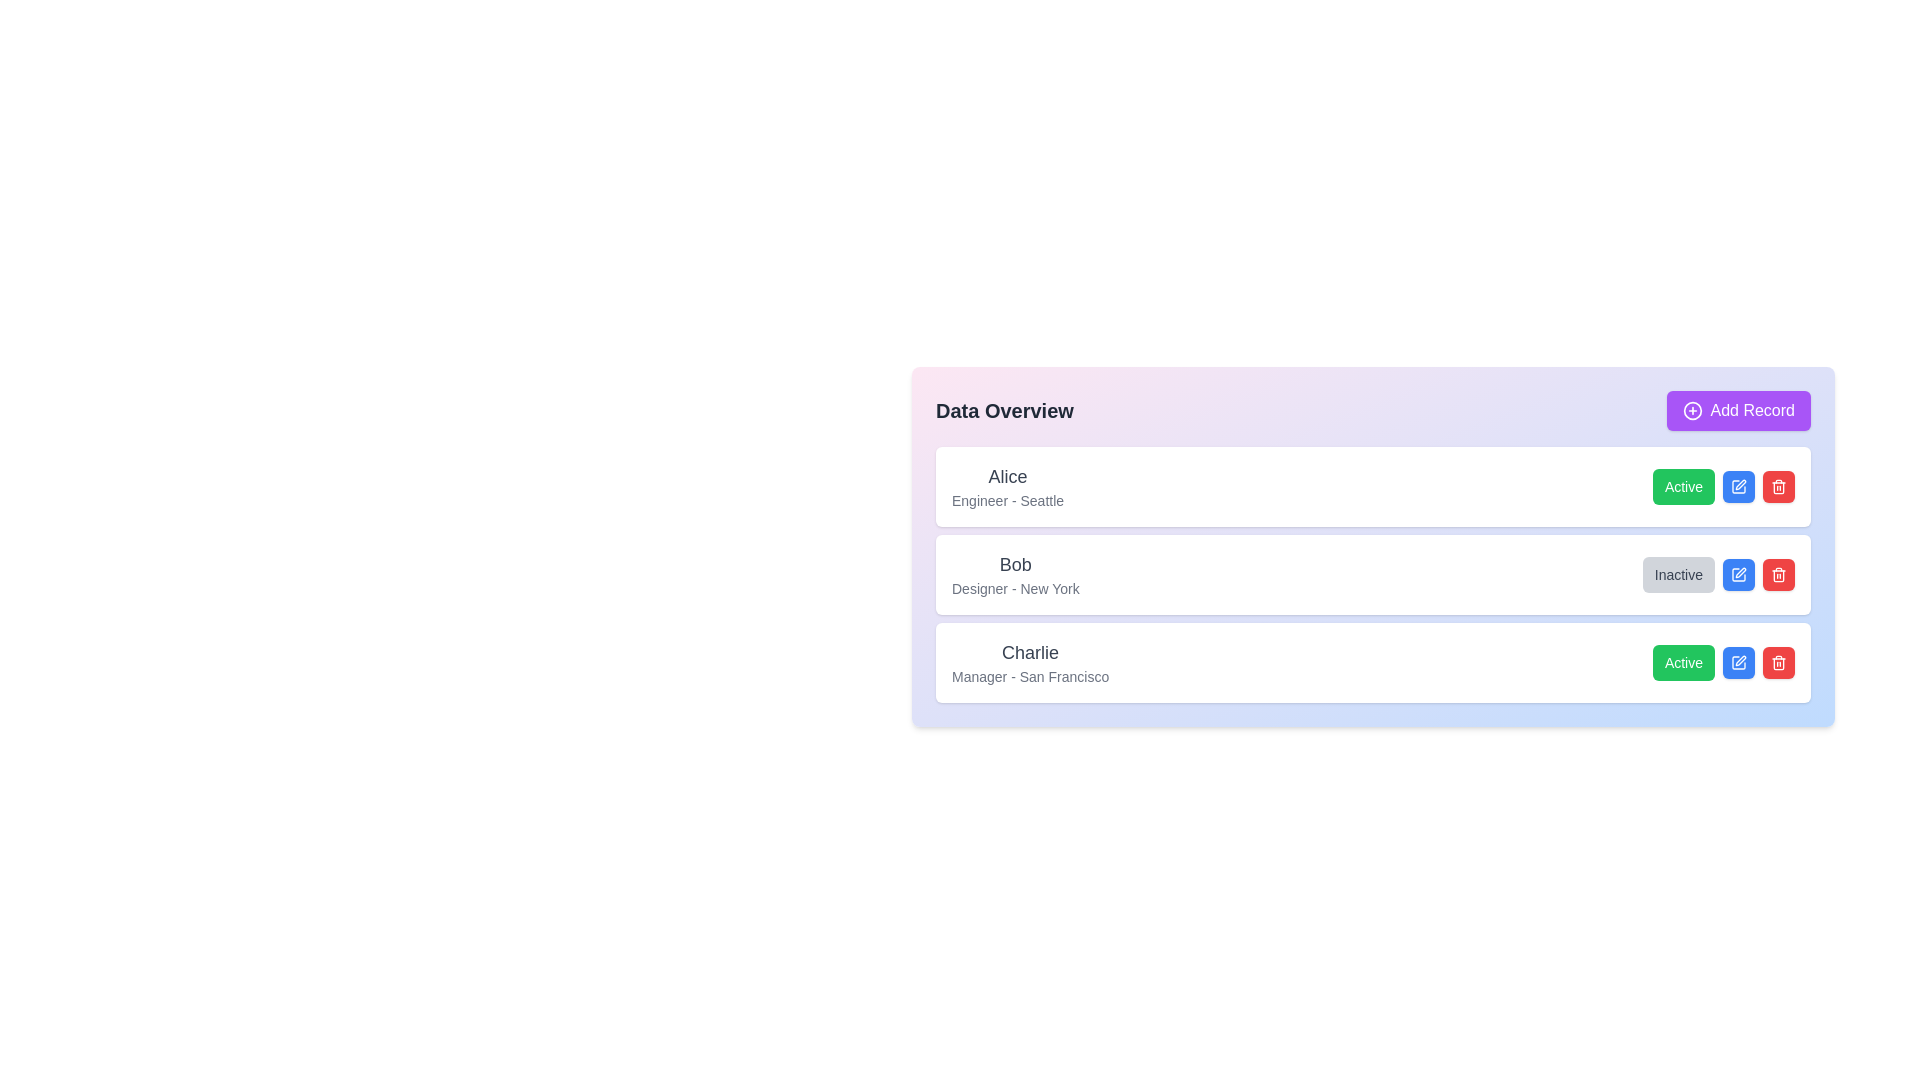  Describe the element at coordinates (1008, 500) in the screenshot. I see `the text element displaying 'Engineer - Seattle', which is styled in small, gray-colored font and located beneath the name 'Alice'` at that location.